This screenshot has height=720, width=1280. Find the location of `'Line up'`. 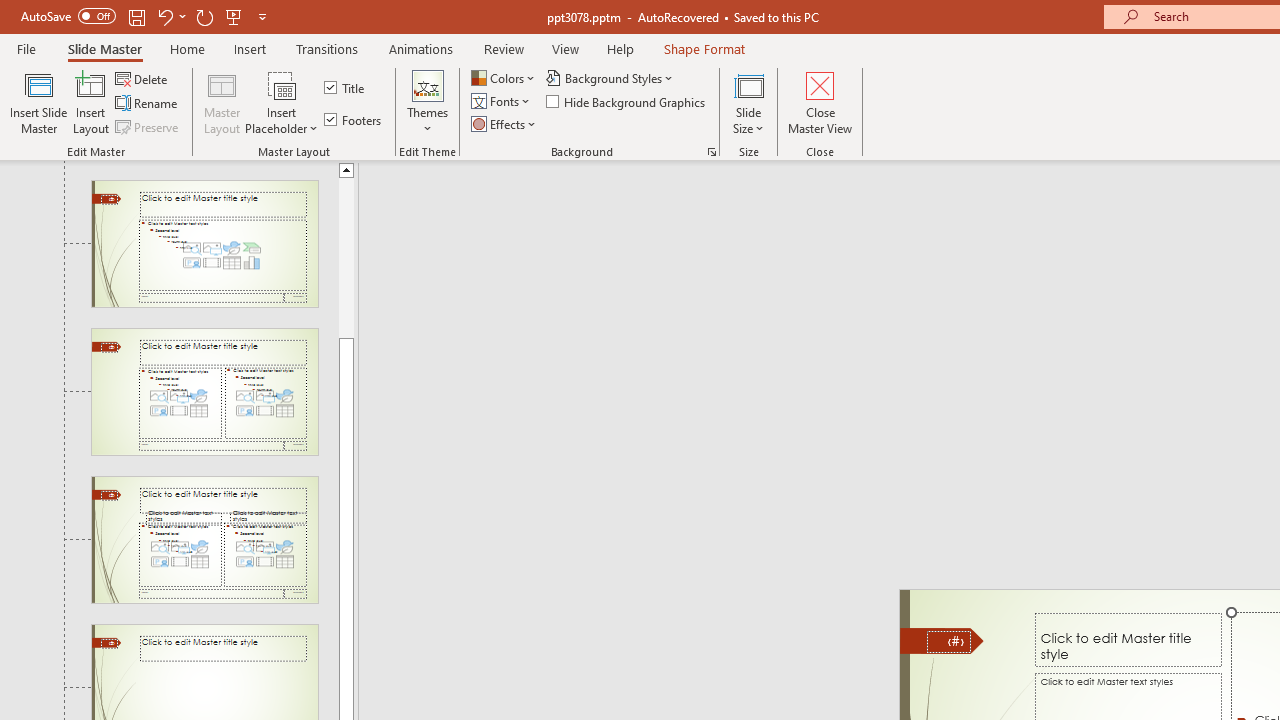

'Line up' is located at coordinates (346, 168).